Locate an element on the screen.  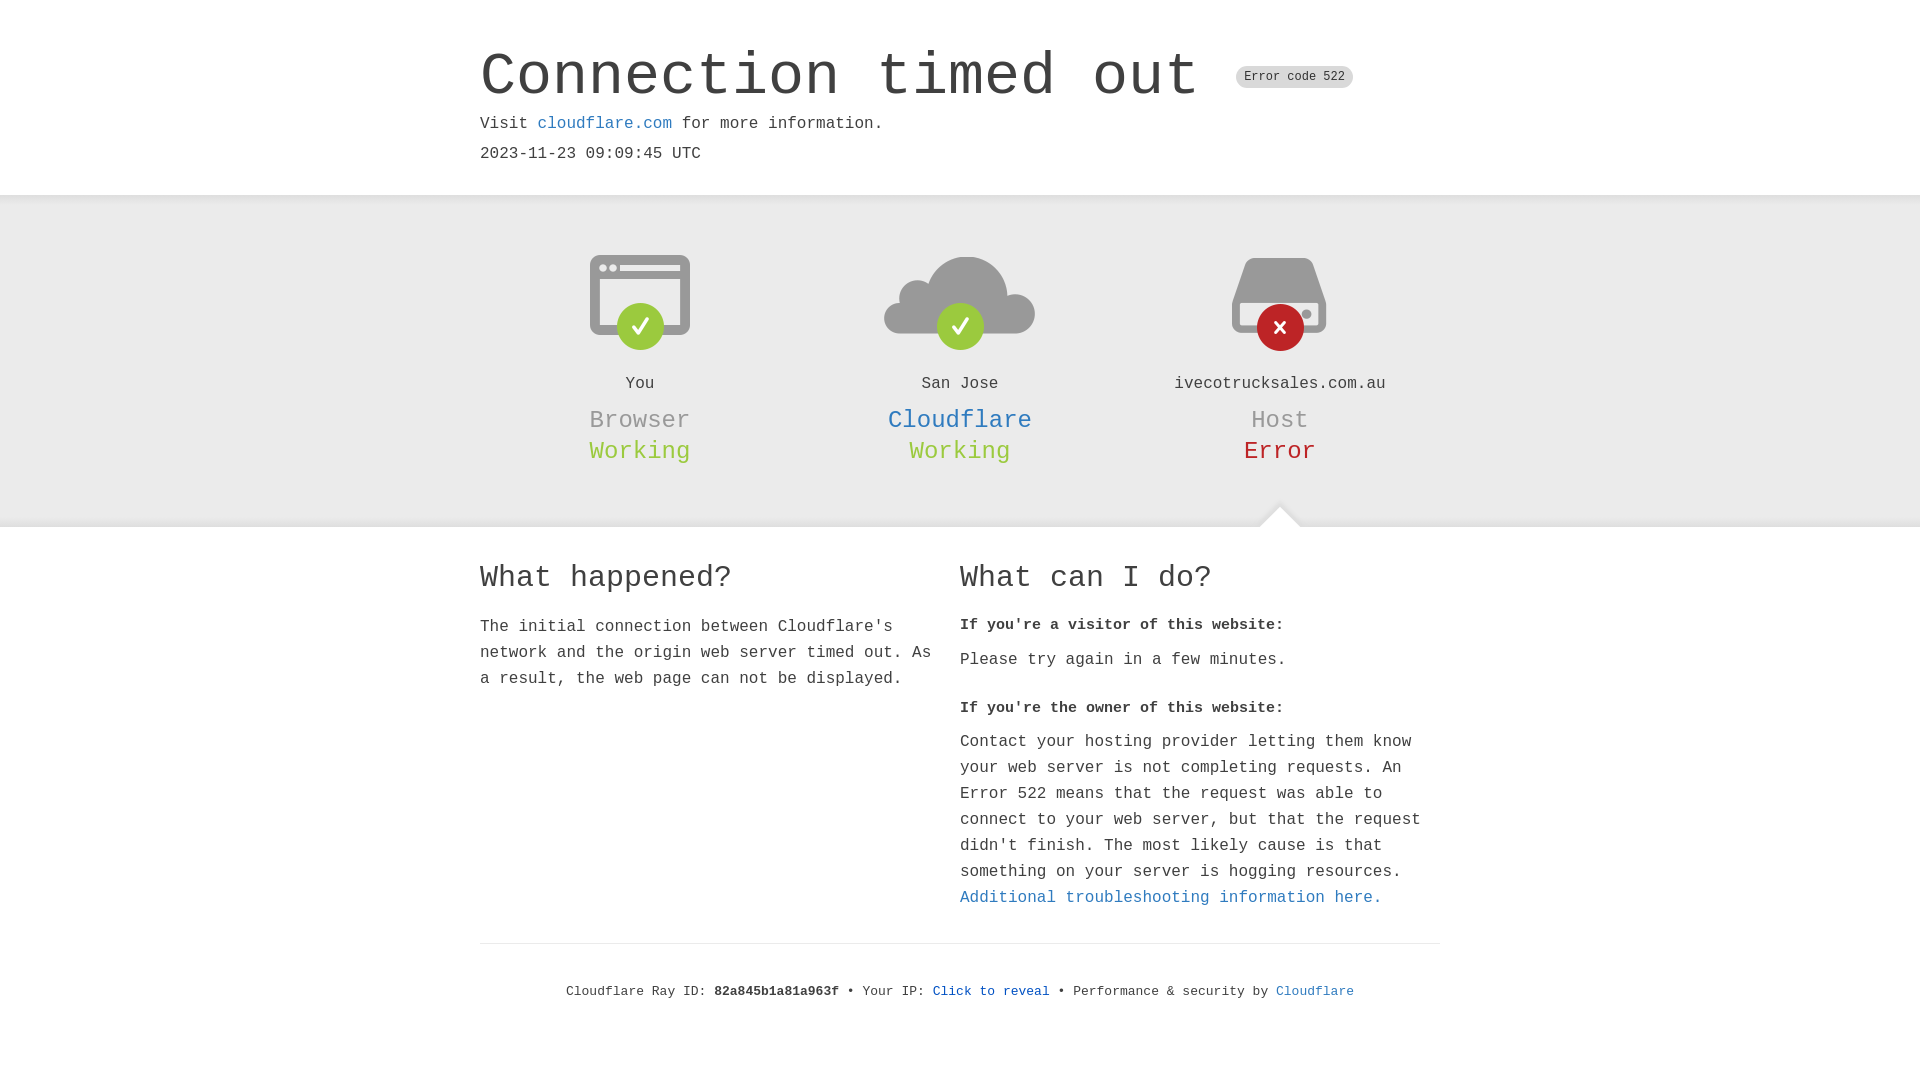
'Additional troubleshooting information here.' is located at coordinates (1171, 897).